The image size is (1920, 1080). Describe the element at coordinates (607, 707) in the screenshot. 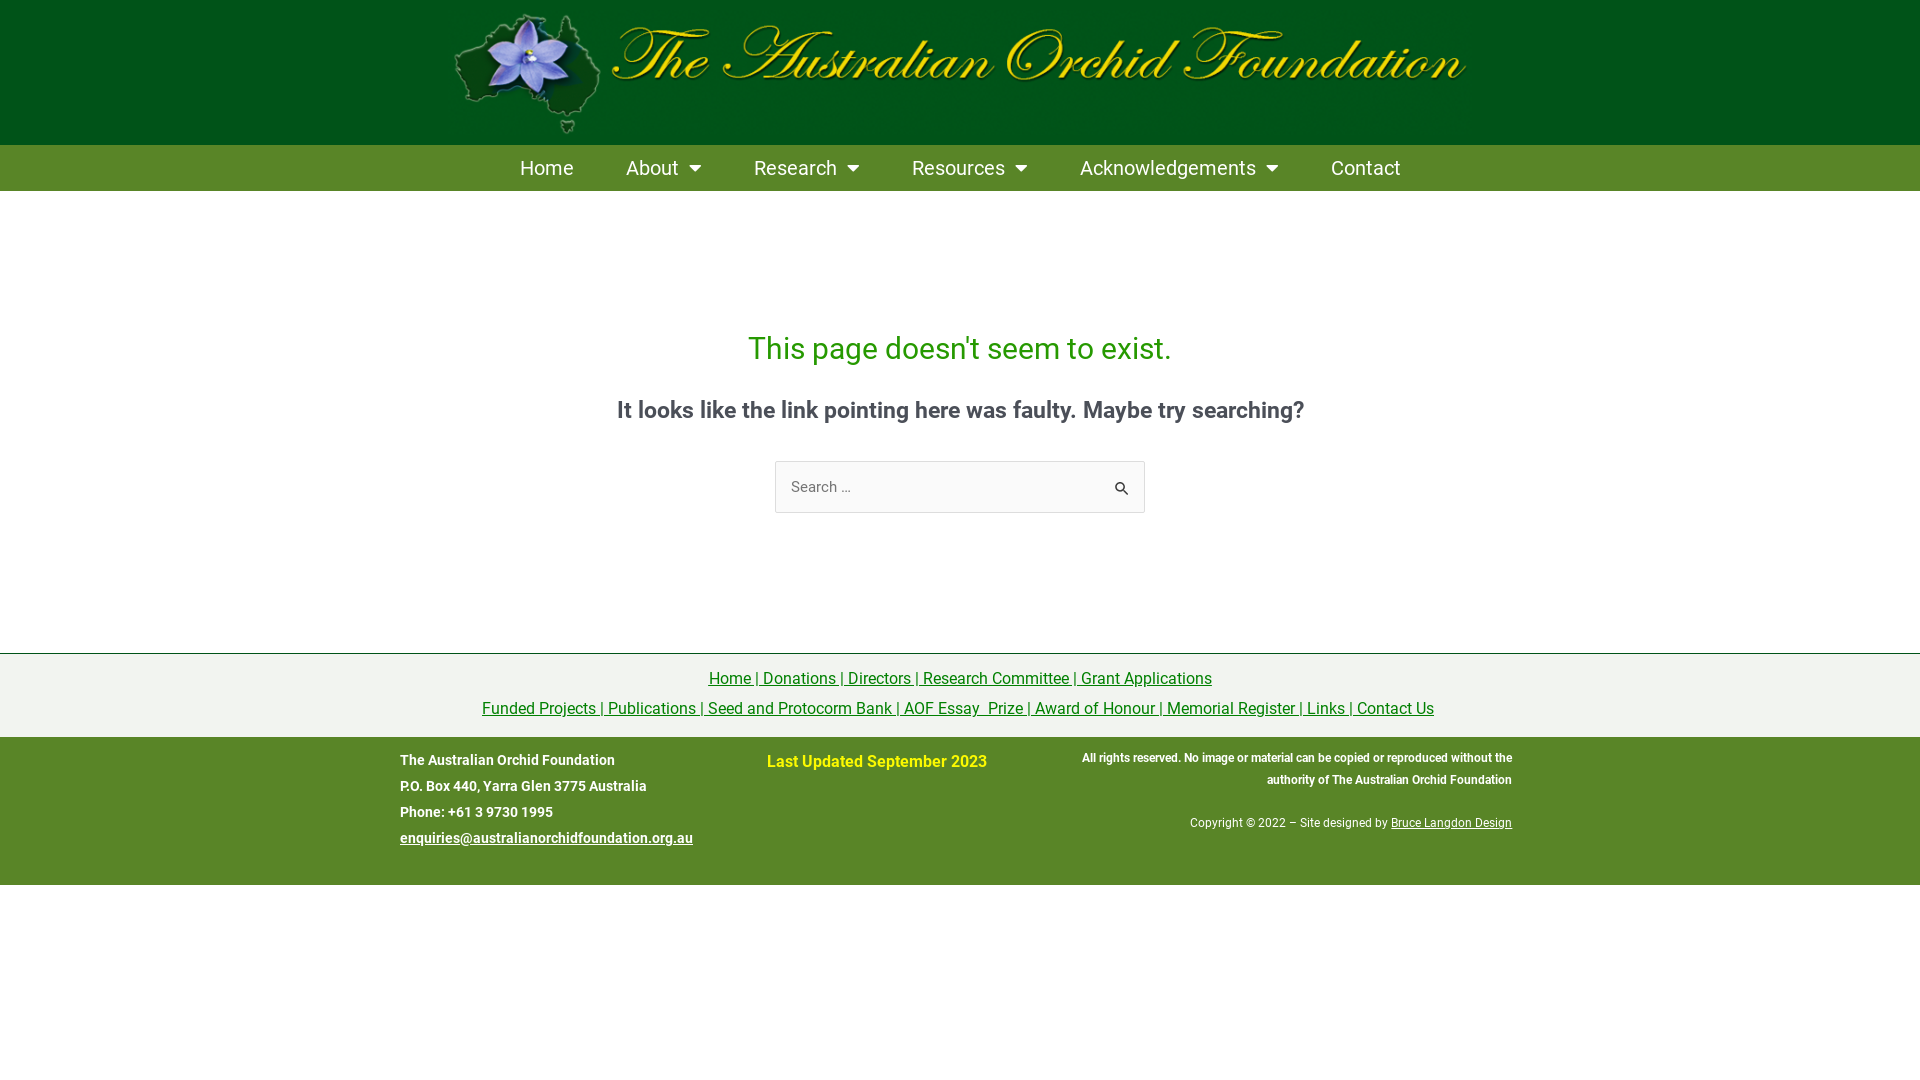

I see `'Publications'` at that location.